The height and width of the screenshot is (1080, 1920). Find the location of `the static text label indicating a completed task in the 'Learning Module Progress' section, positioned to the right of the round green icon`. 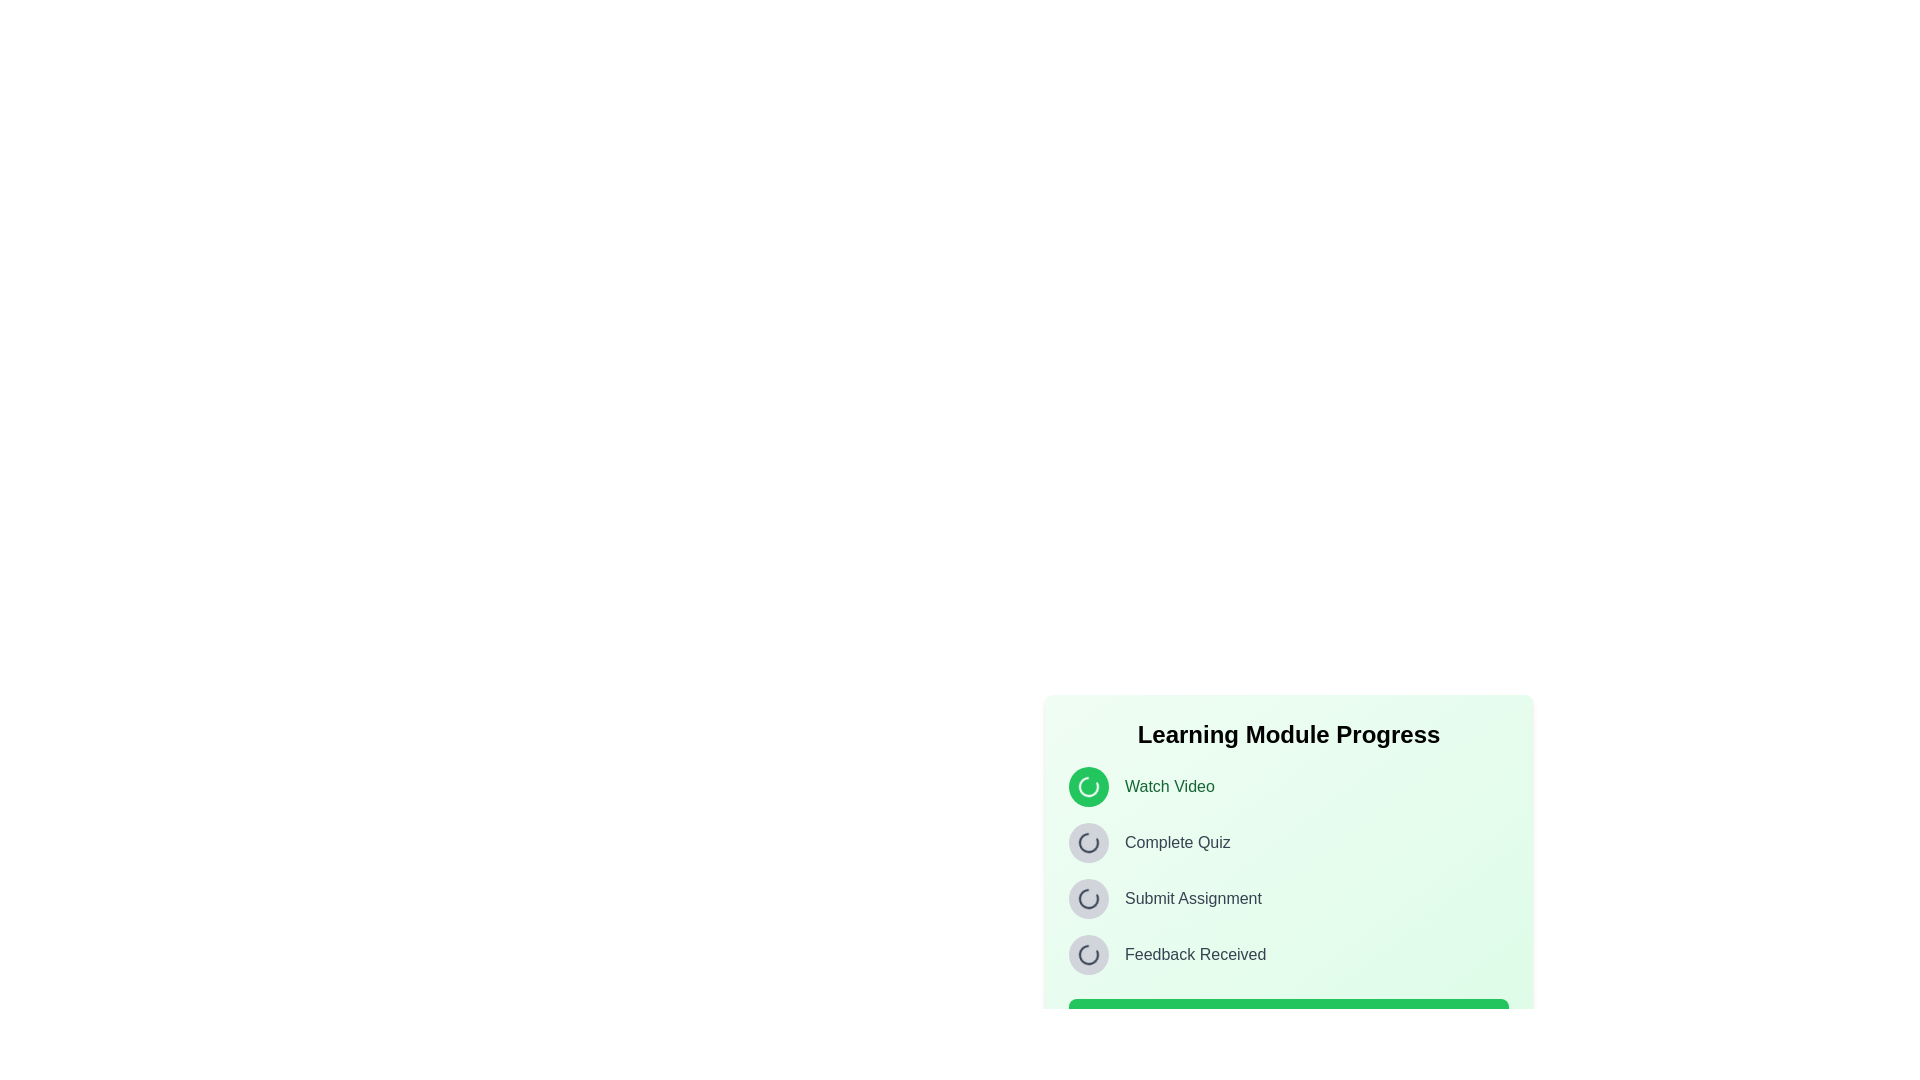

the static text label indicating a completed task in the 'Learning Module Progress' section, positioned to the right of the round green icon is located at coordinates (1169, 785).